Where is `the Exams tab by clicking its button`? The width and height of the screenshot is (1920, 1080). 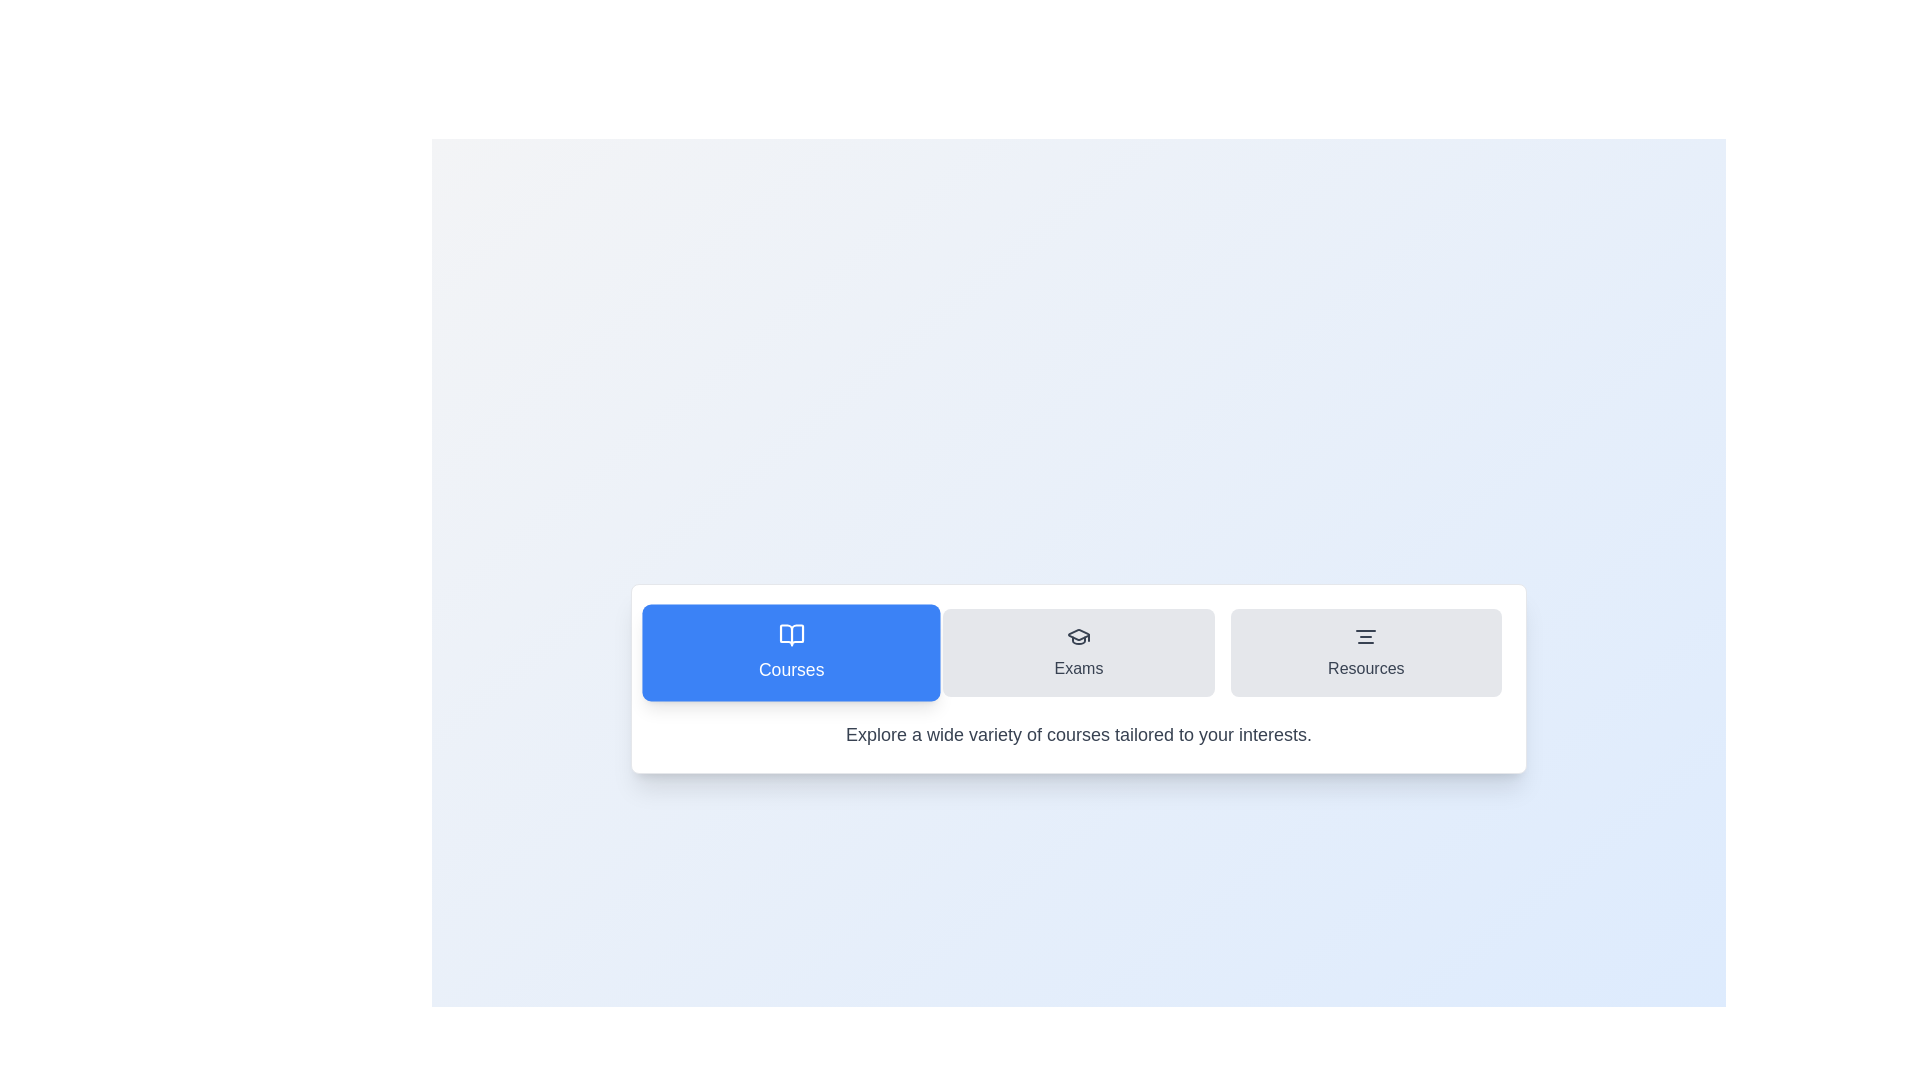
the Exams tab by clicking its button is located at coordinates (1078, 652).